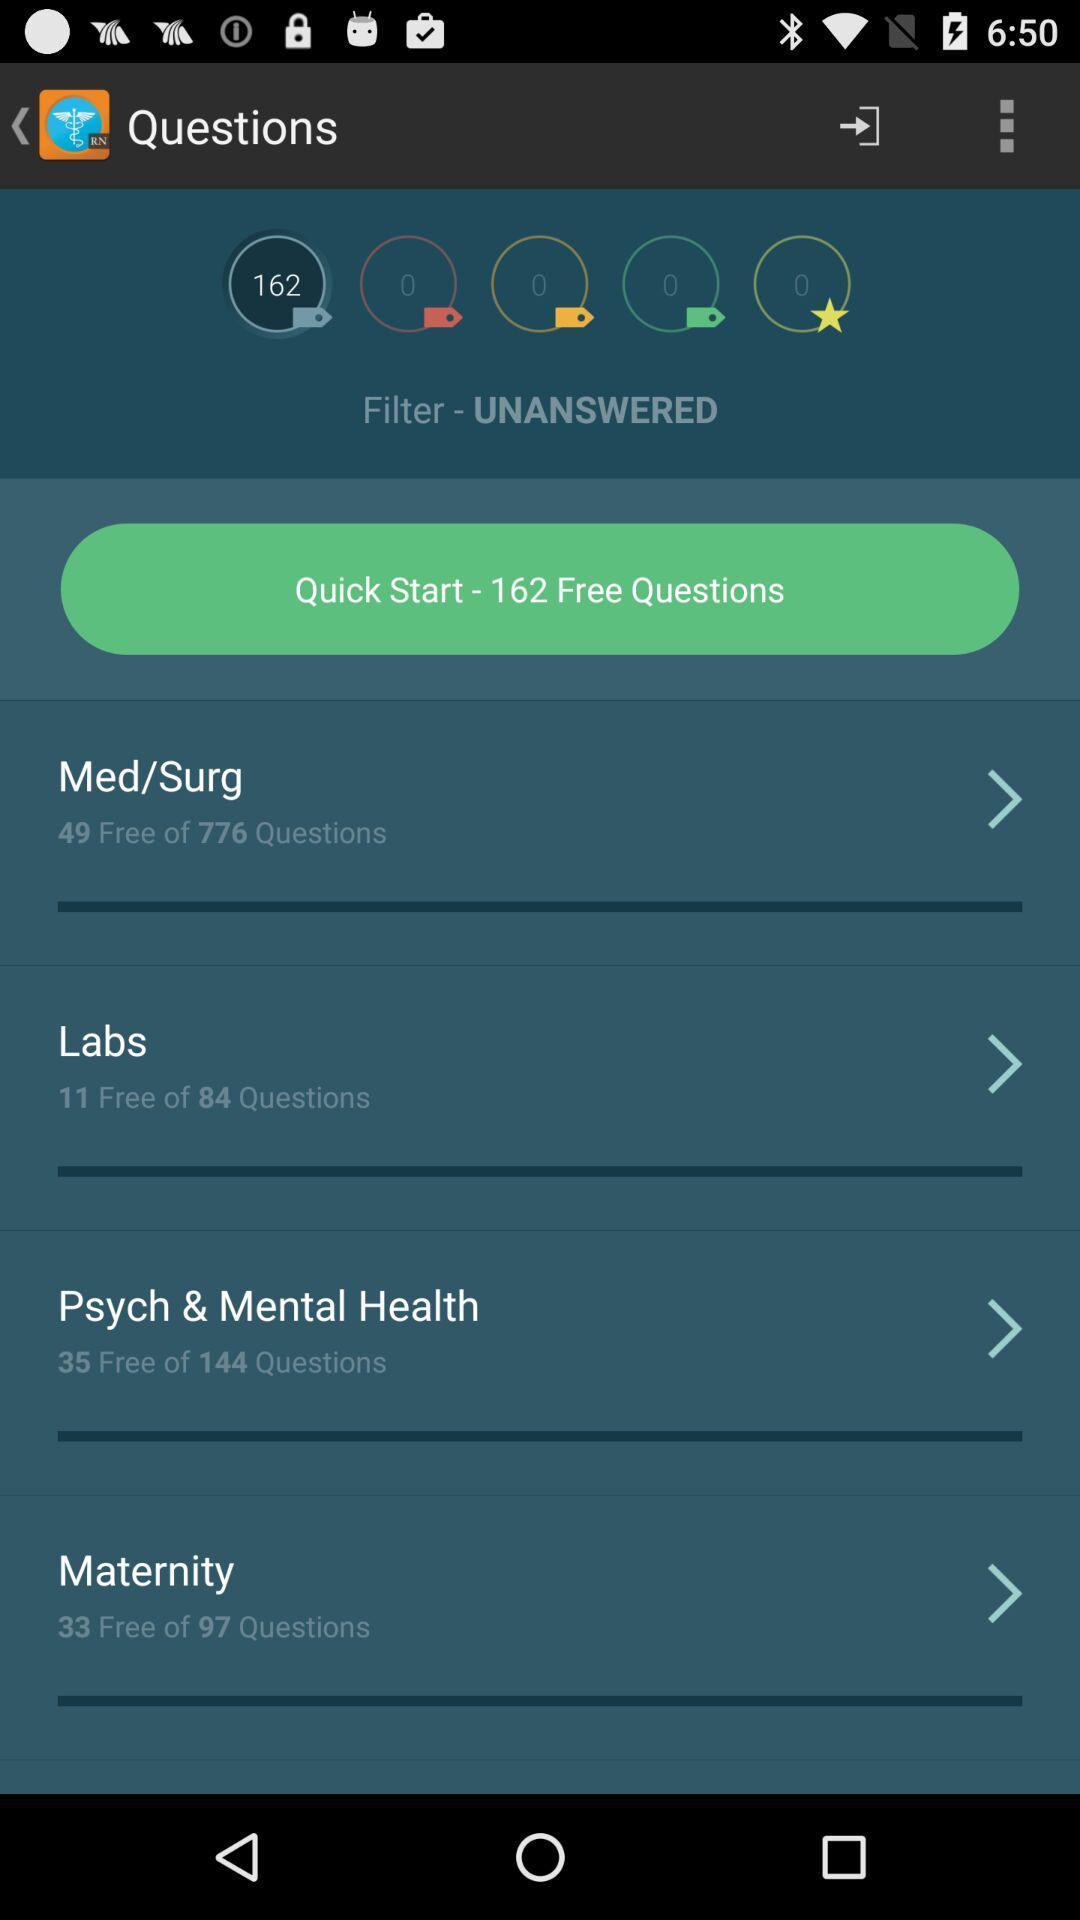 The height and width of the screenshot is (1920, 1080). I want to click on quick start 162, so click(540, 588).